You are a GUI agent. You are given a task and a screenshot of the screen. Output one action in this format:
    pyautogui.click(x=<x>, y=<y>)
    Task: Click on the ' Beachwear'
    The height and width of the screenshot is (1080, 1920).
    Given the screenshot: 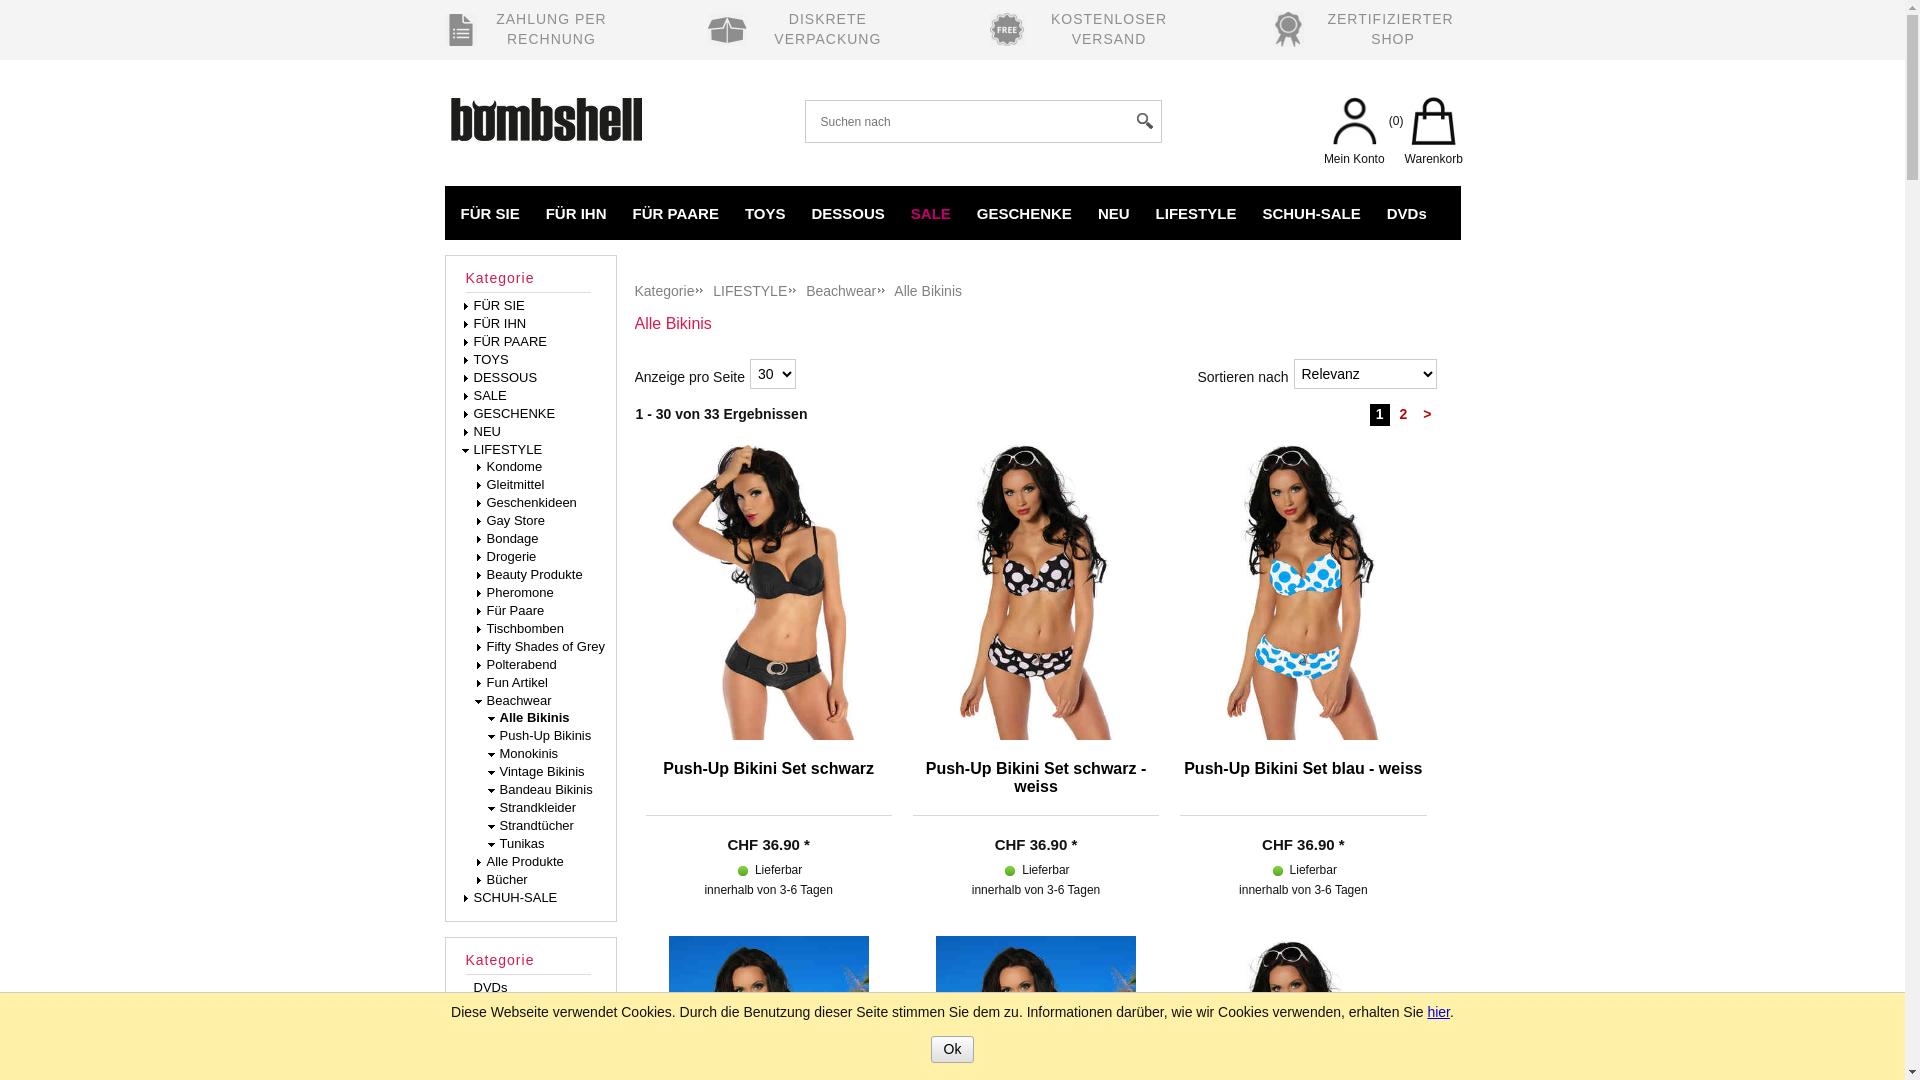 What is the action you would take?
    pyautogui.click(x=519, y=699)
    